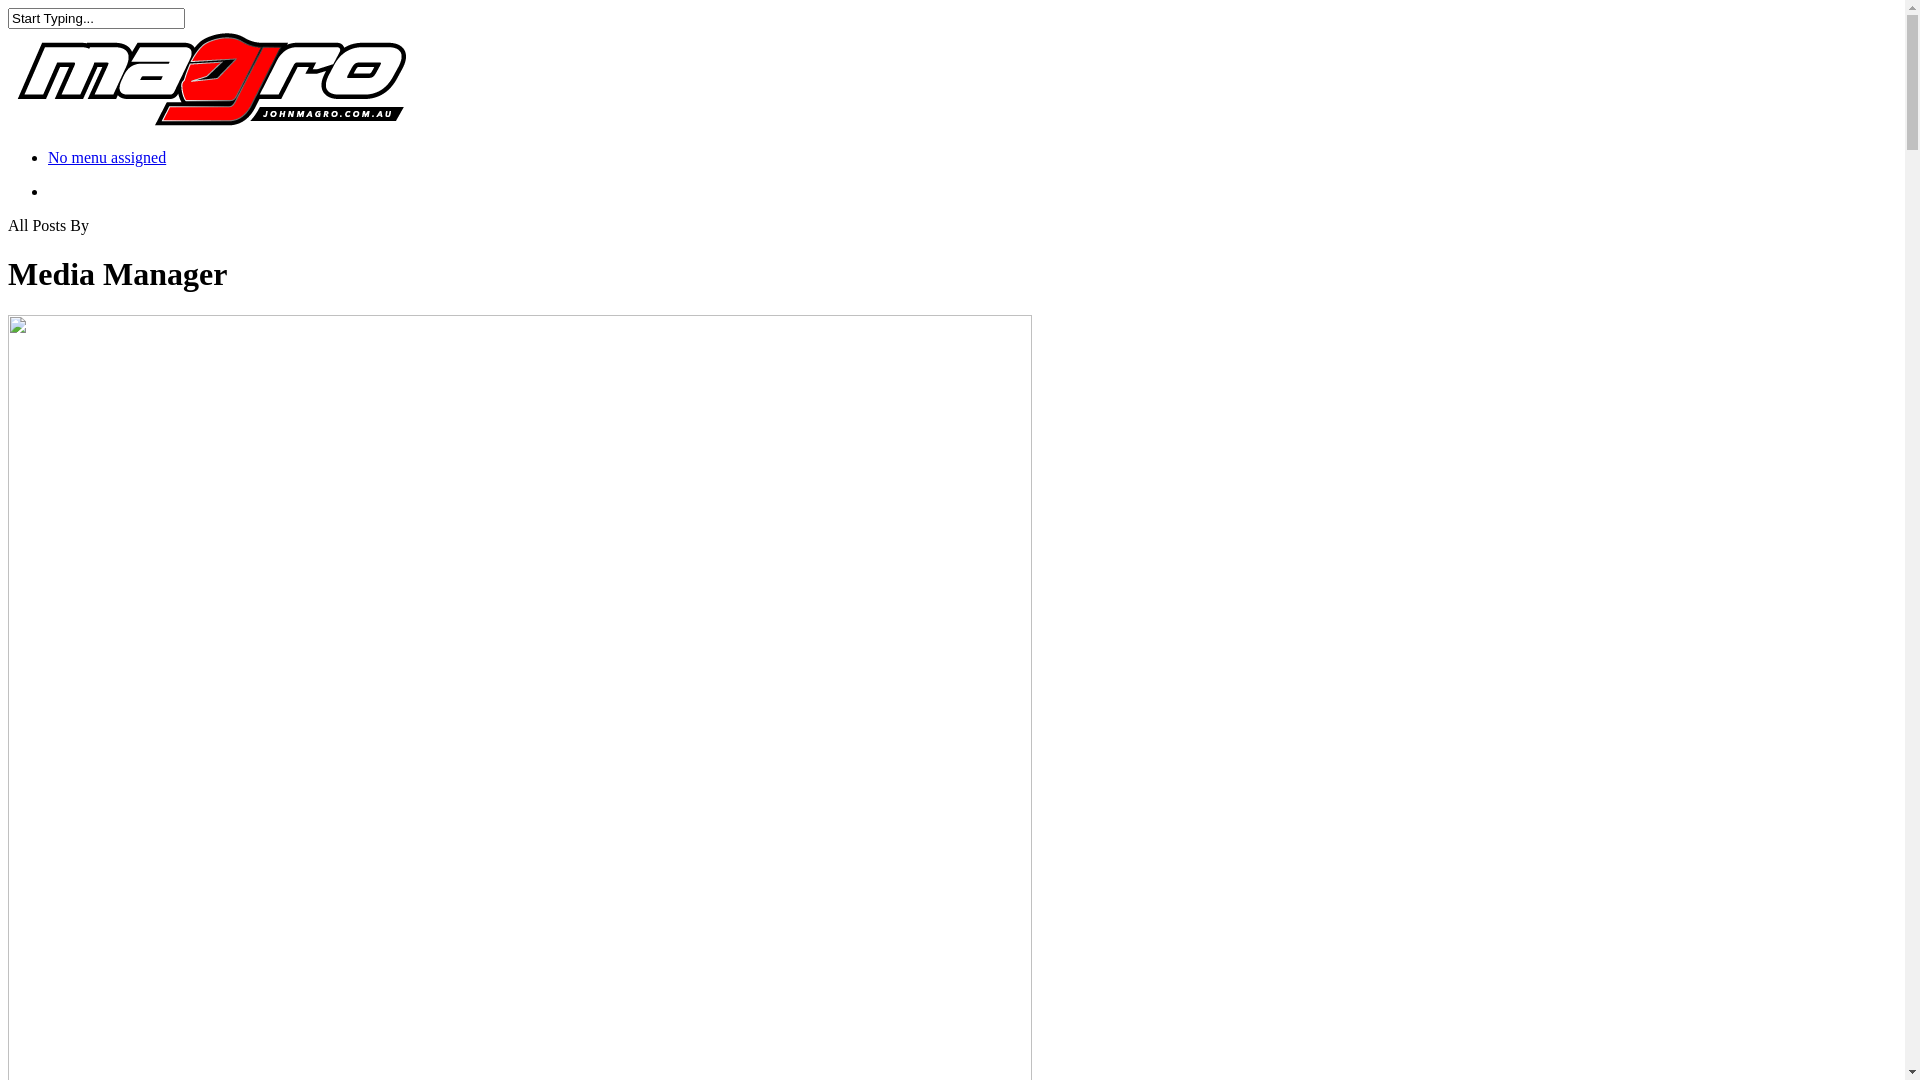  I want to click on 'No menu assigned', so click(105, 156).